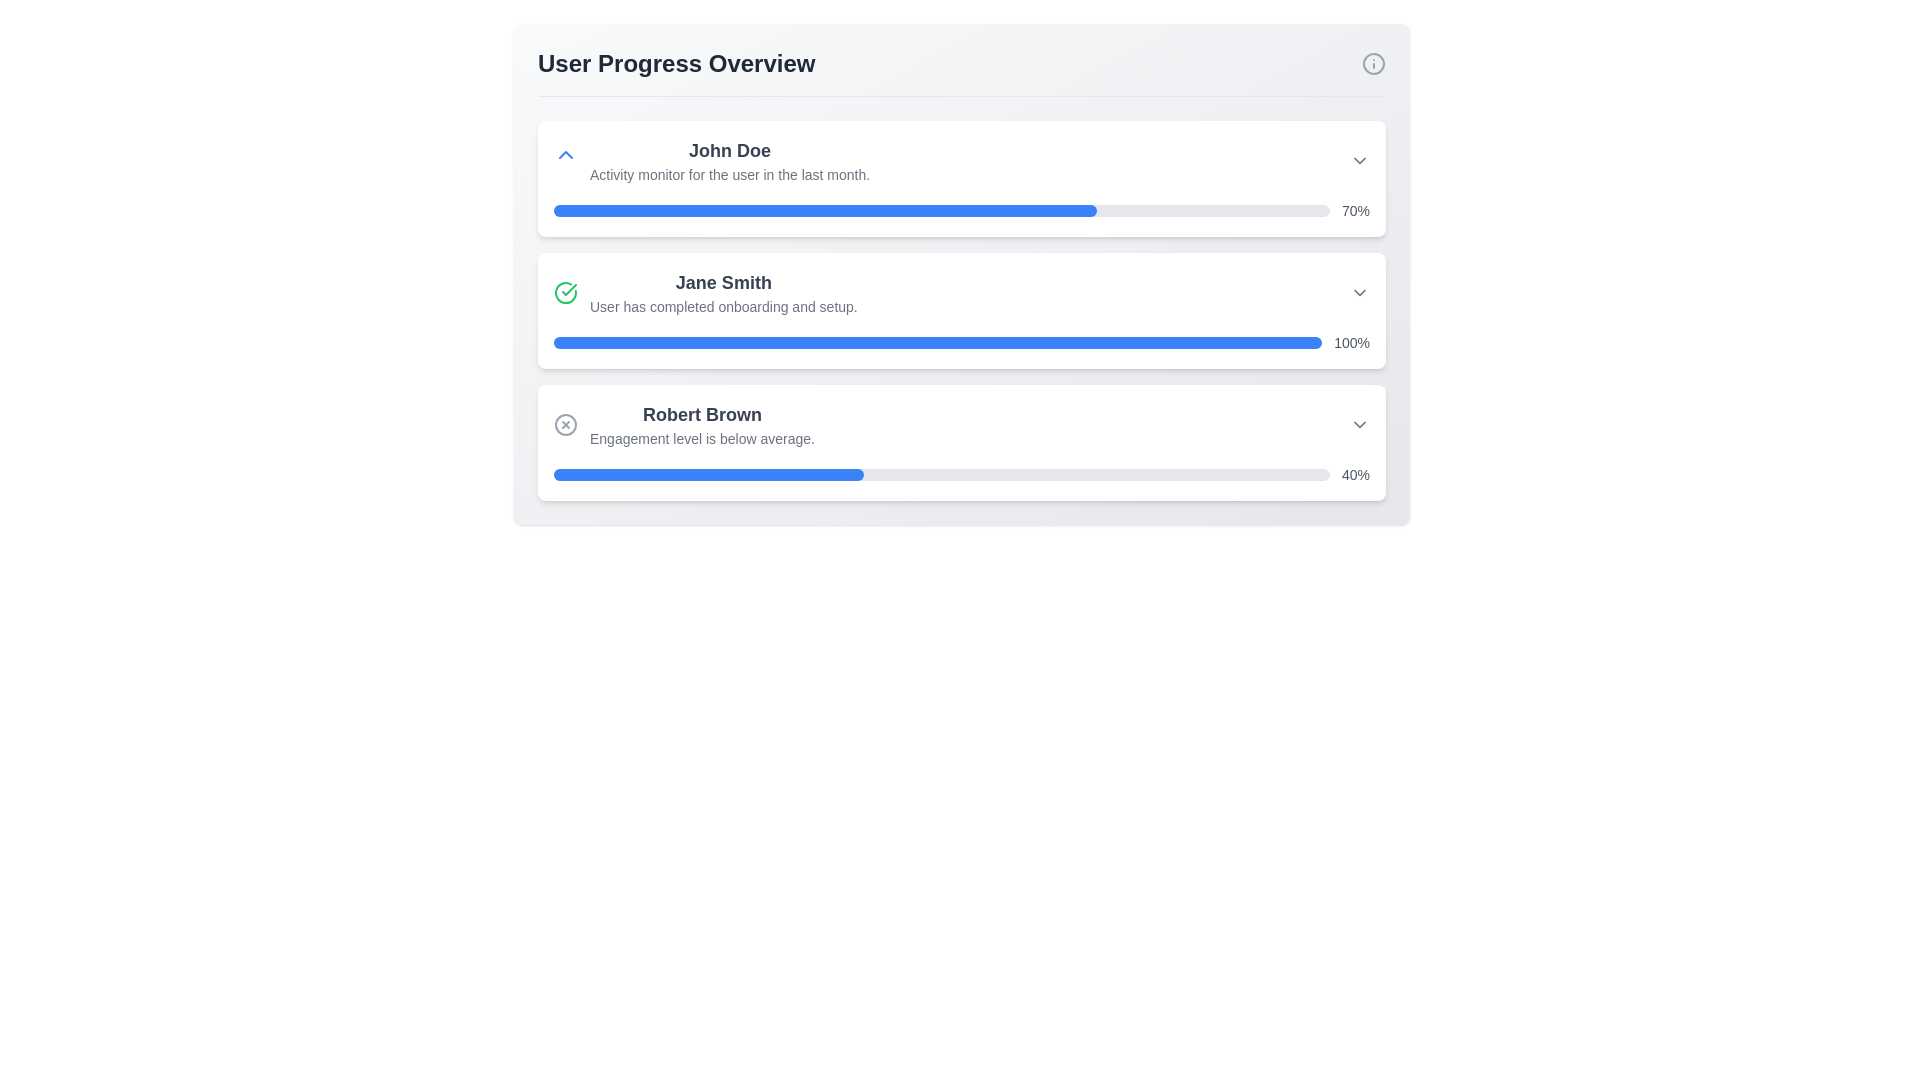  What do you see at coordinates (712, 160) in the screenshot?
I see `the text area of the composite UI element displaying 'John Doe'` at bounding box center [712, 160].